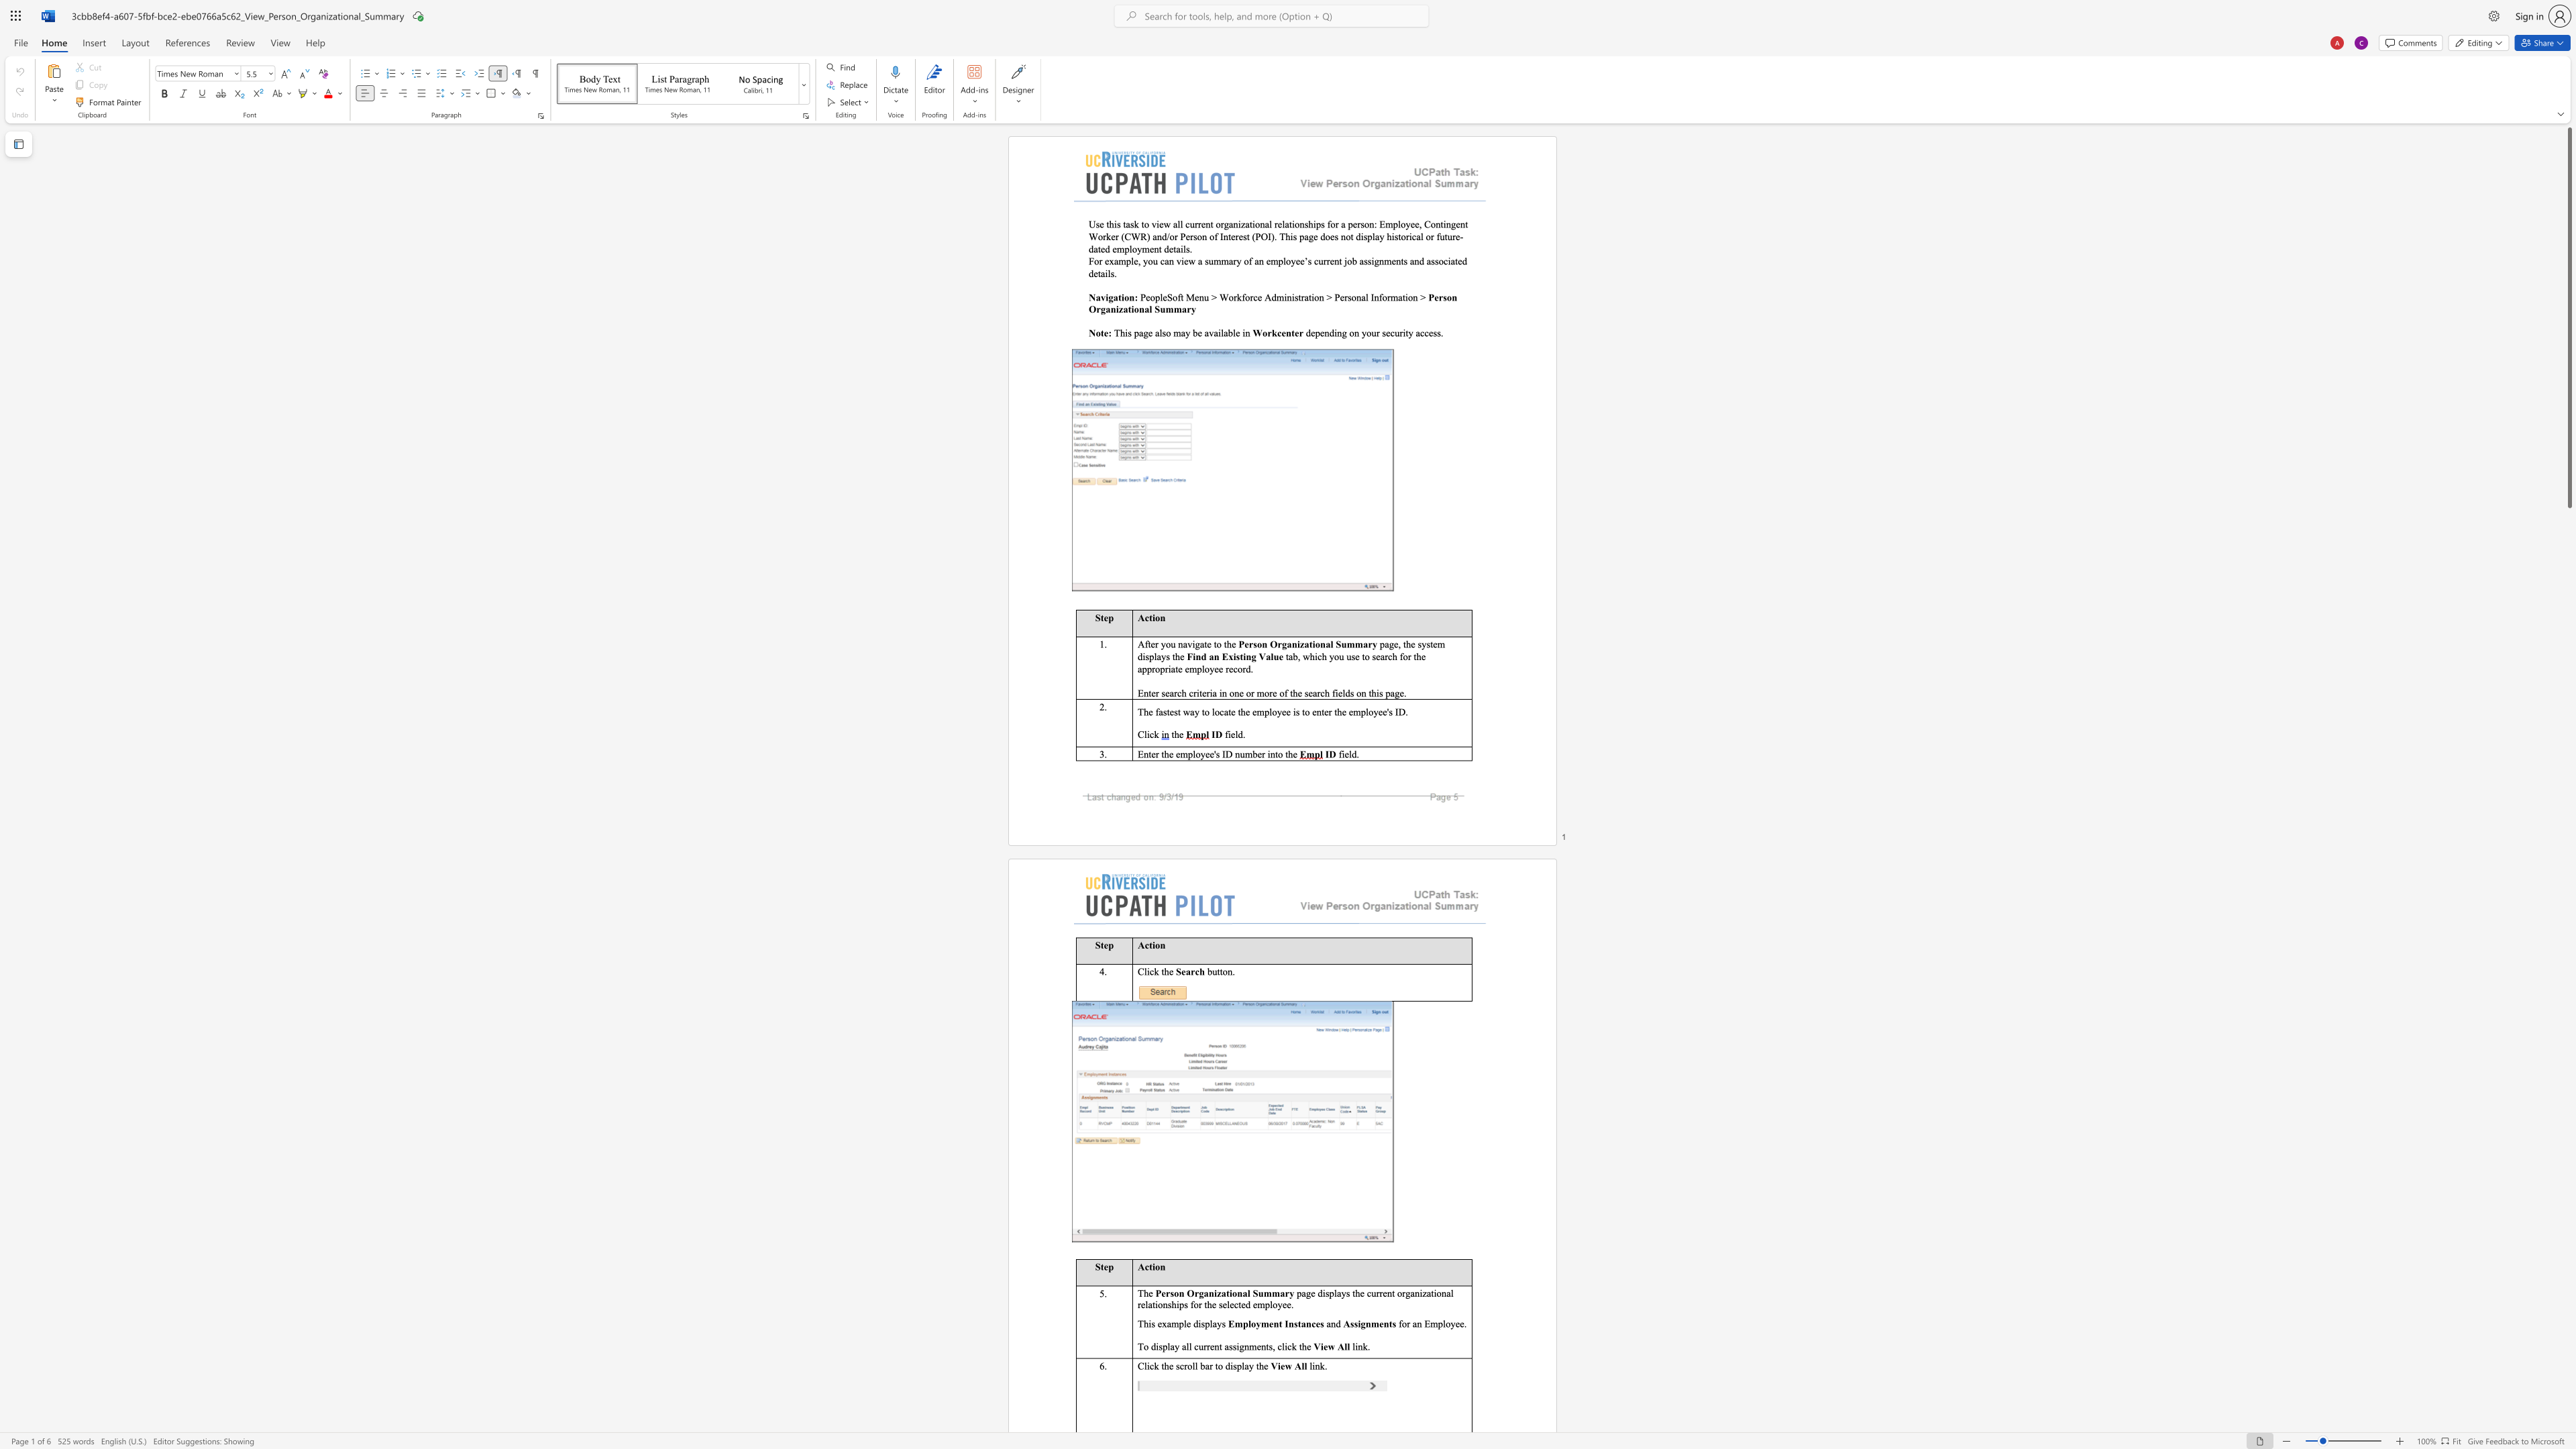 This screenshot has width=2576, height=1449. I want to click on the subset text "Summary" within the text "Person Organizational Summary", so click(1335, 643).